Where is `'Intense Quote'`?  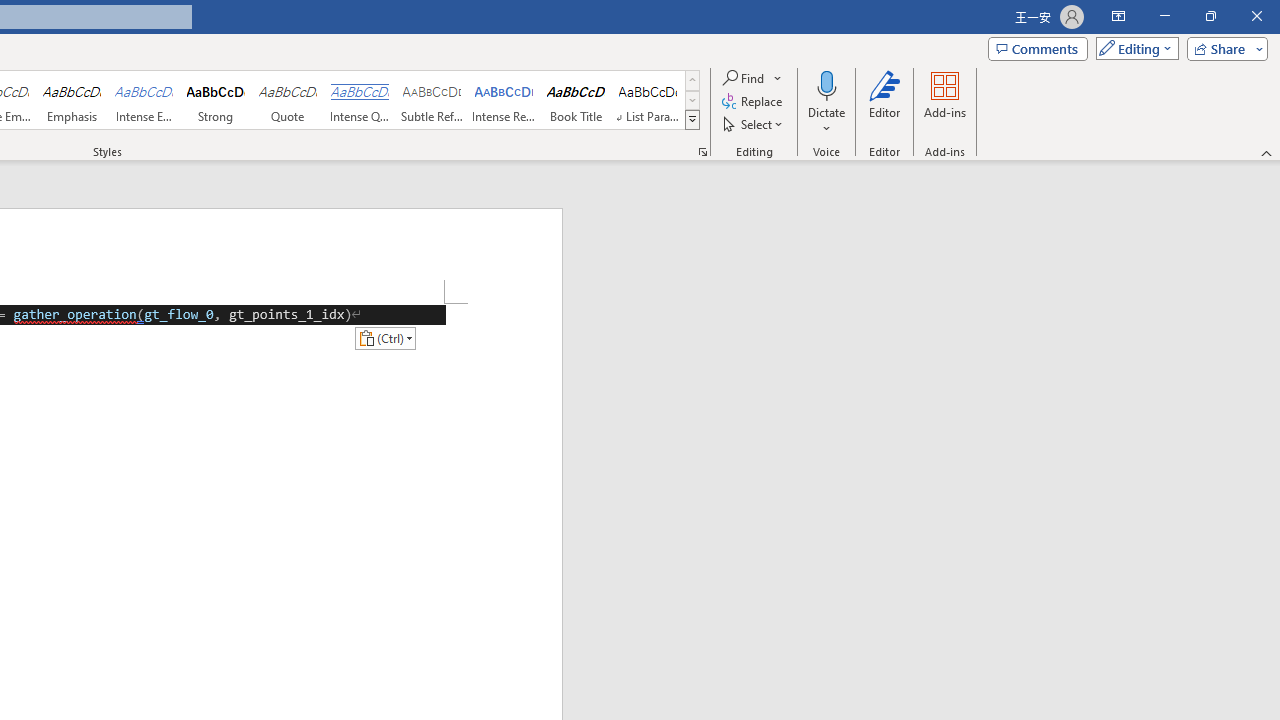
'Intense Quote' is located at coordinates (359, 100).